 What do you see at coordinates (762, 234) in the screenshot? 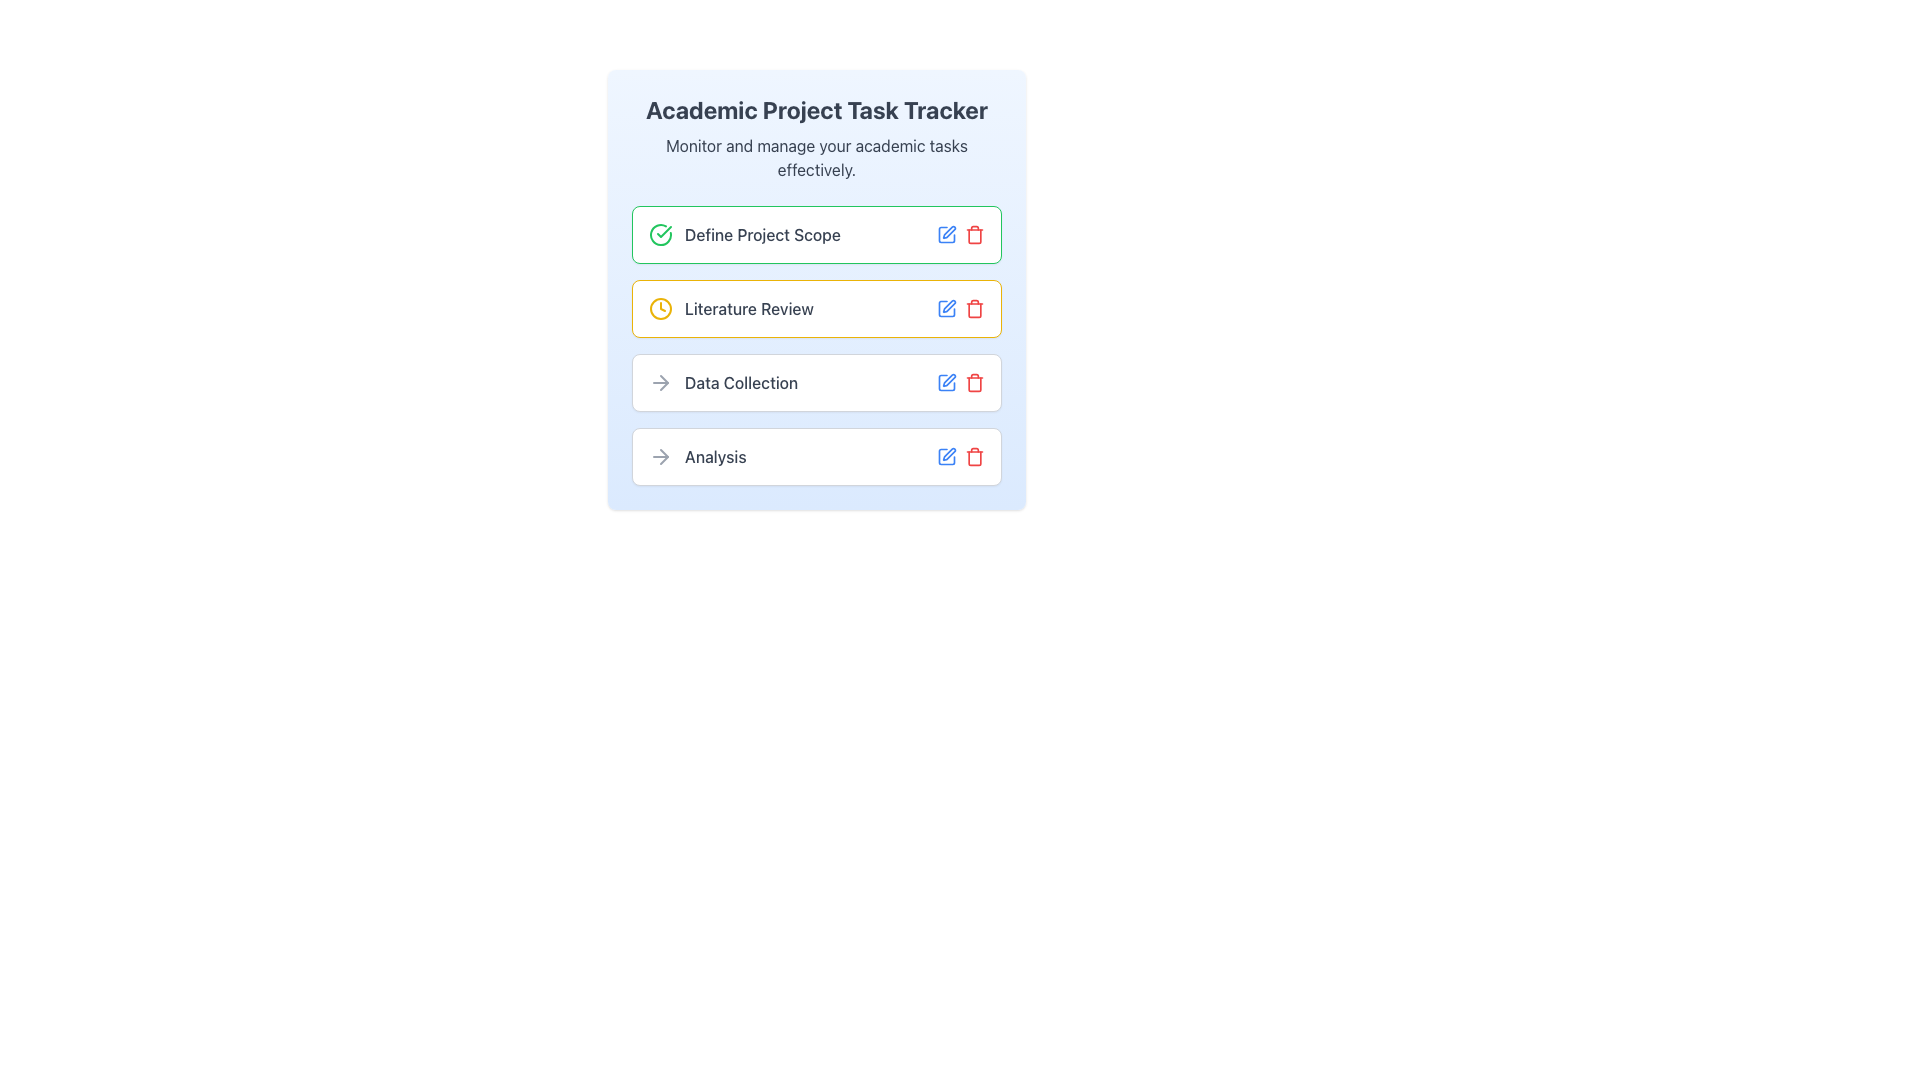
I see `the static text label that identifies the task 'Define Project Scope', which is located directly to the right of a green circular checkmark icon in the first row of the task list` at bounding box center [762, 234].